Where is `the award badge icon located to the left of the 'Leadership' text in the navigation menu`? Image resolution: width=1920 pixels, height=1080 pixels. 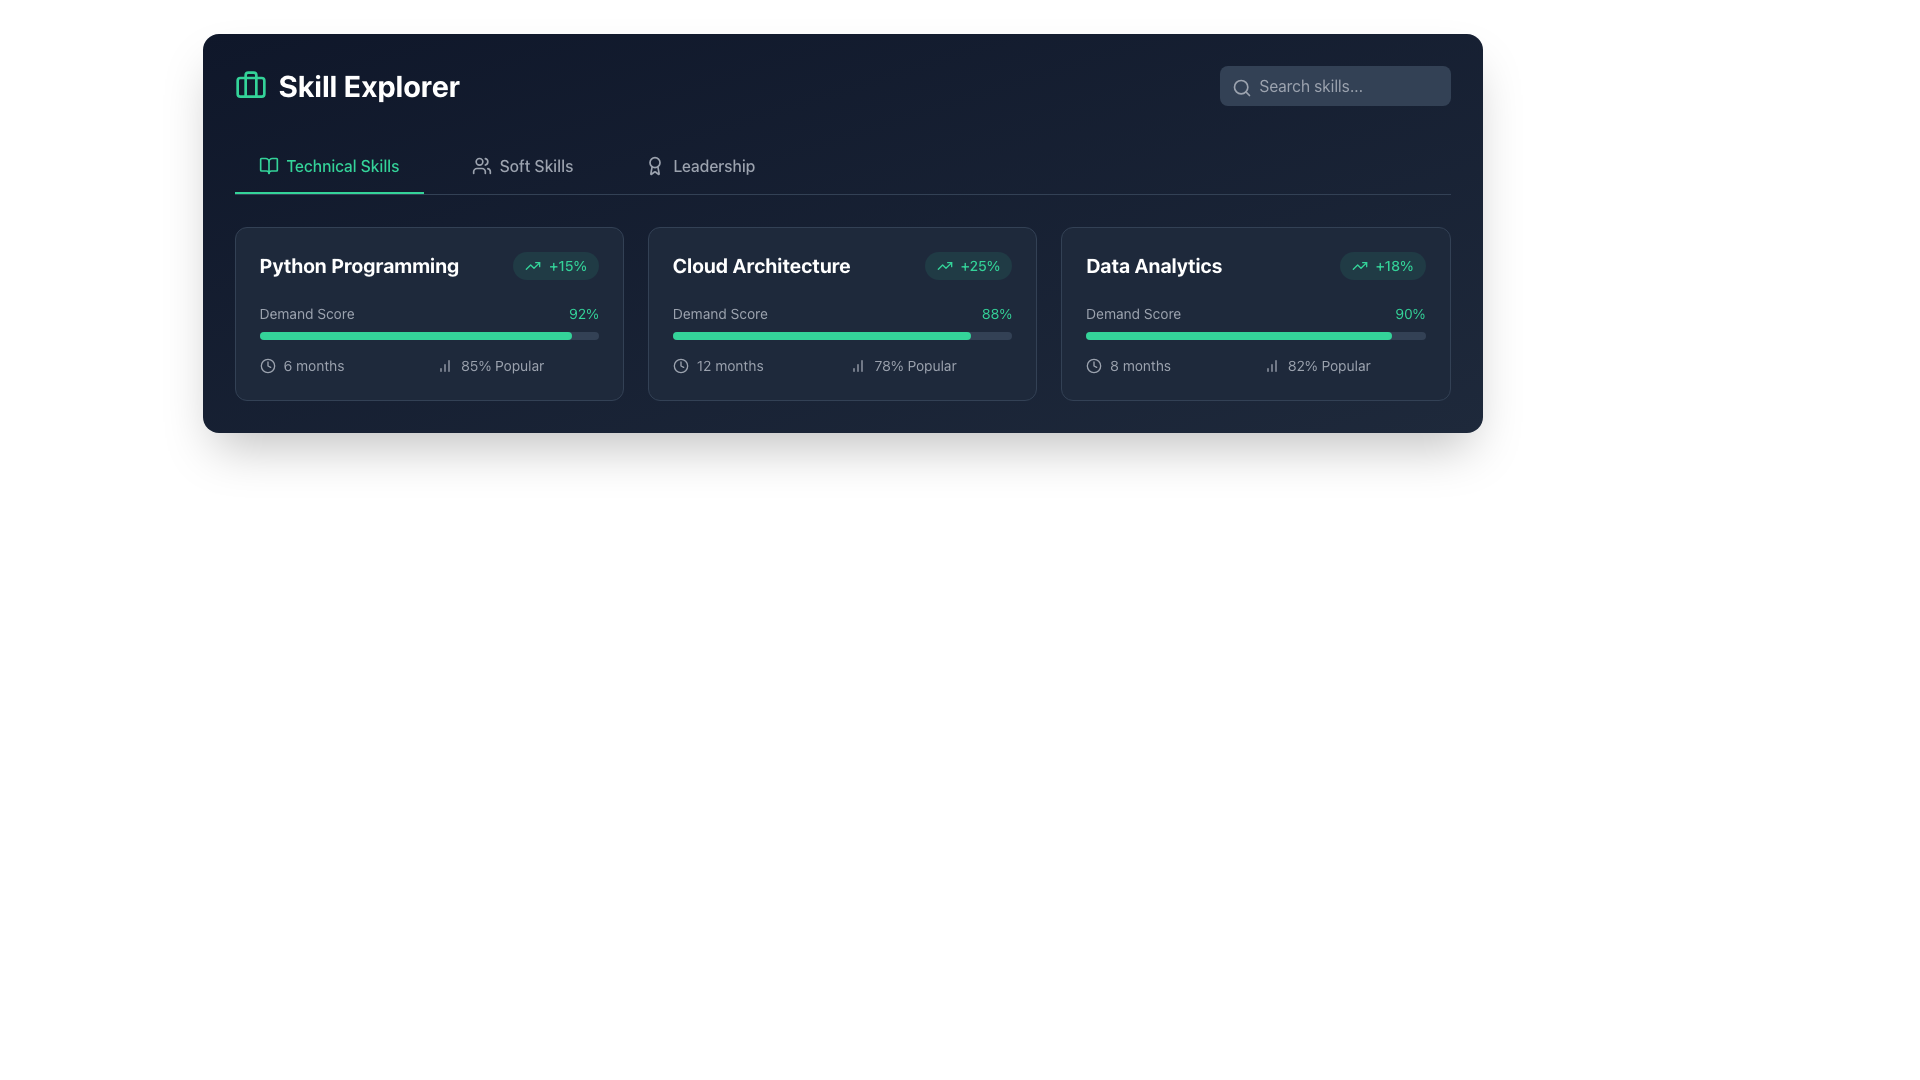 the award badge icon located to the left of the 'Leadership' text in the navigation menu is located at coordinates (655, 164).